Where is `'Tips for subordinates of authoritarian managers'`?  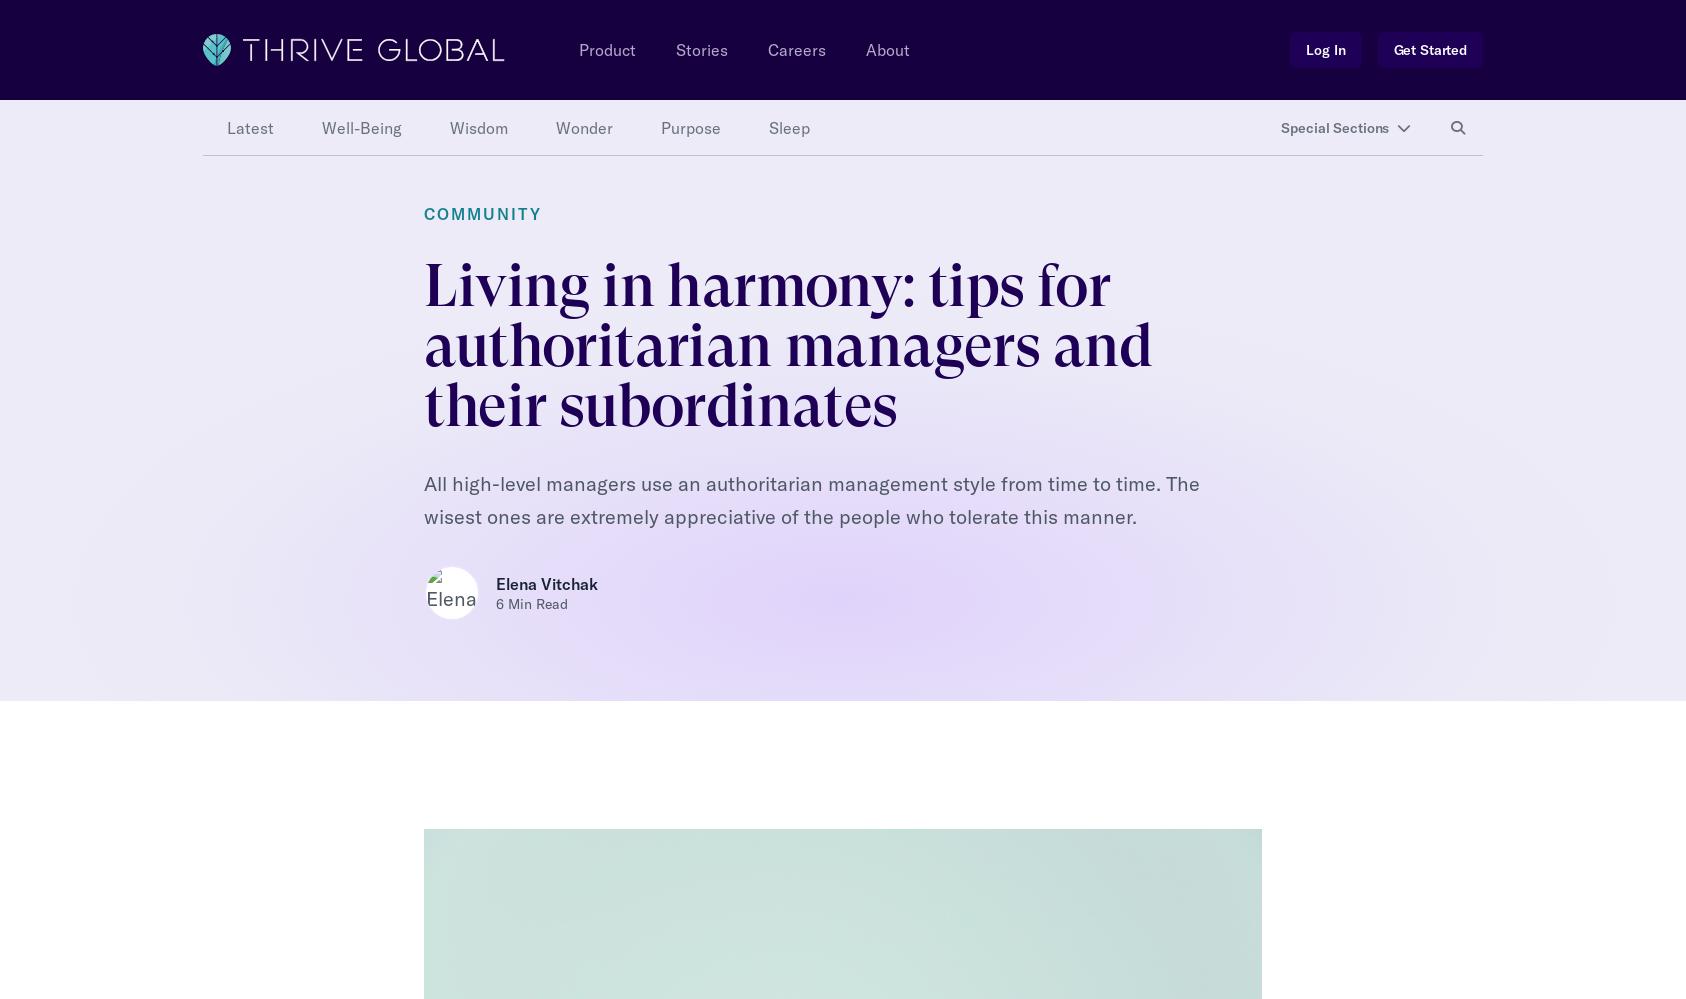 'Tips for subordinates of authoritarian managers' is located at coordinates (601, 166).